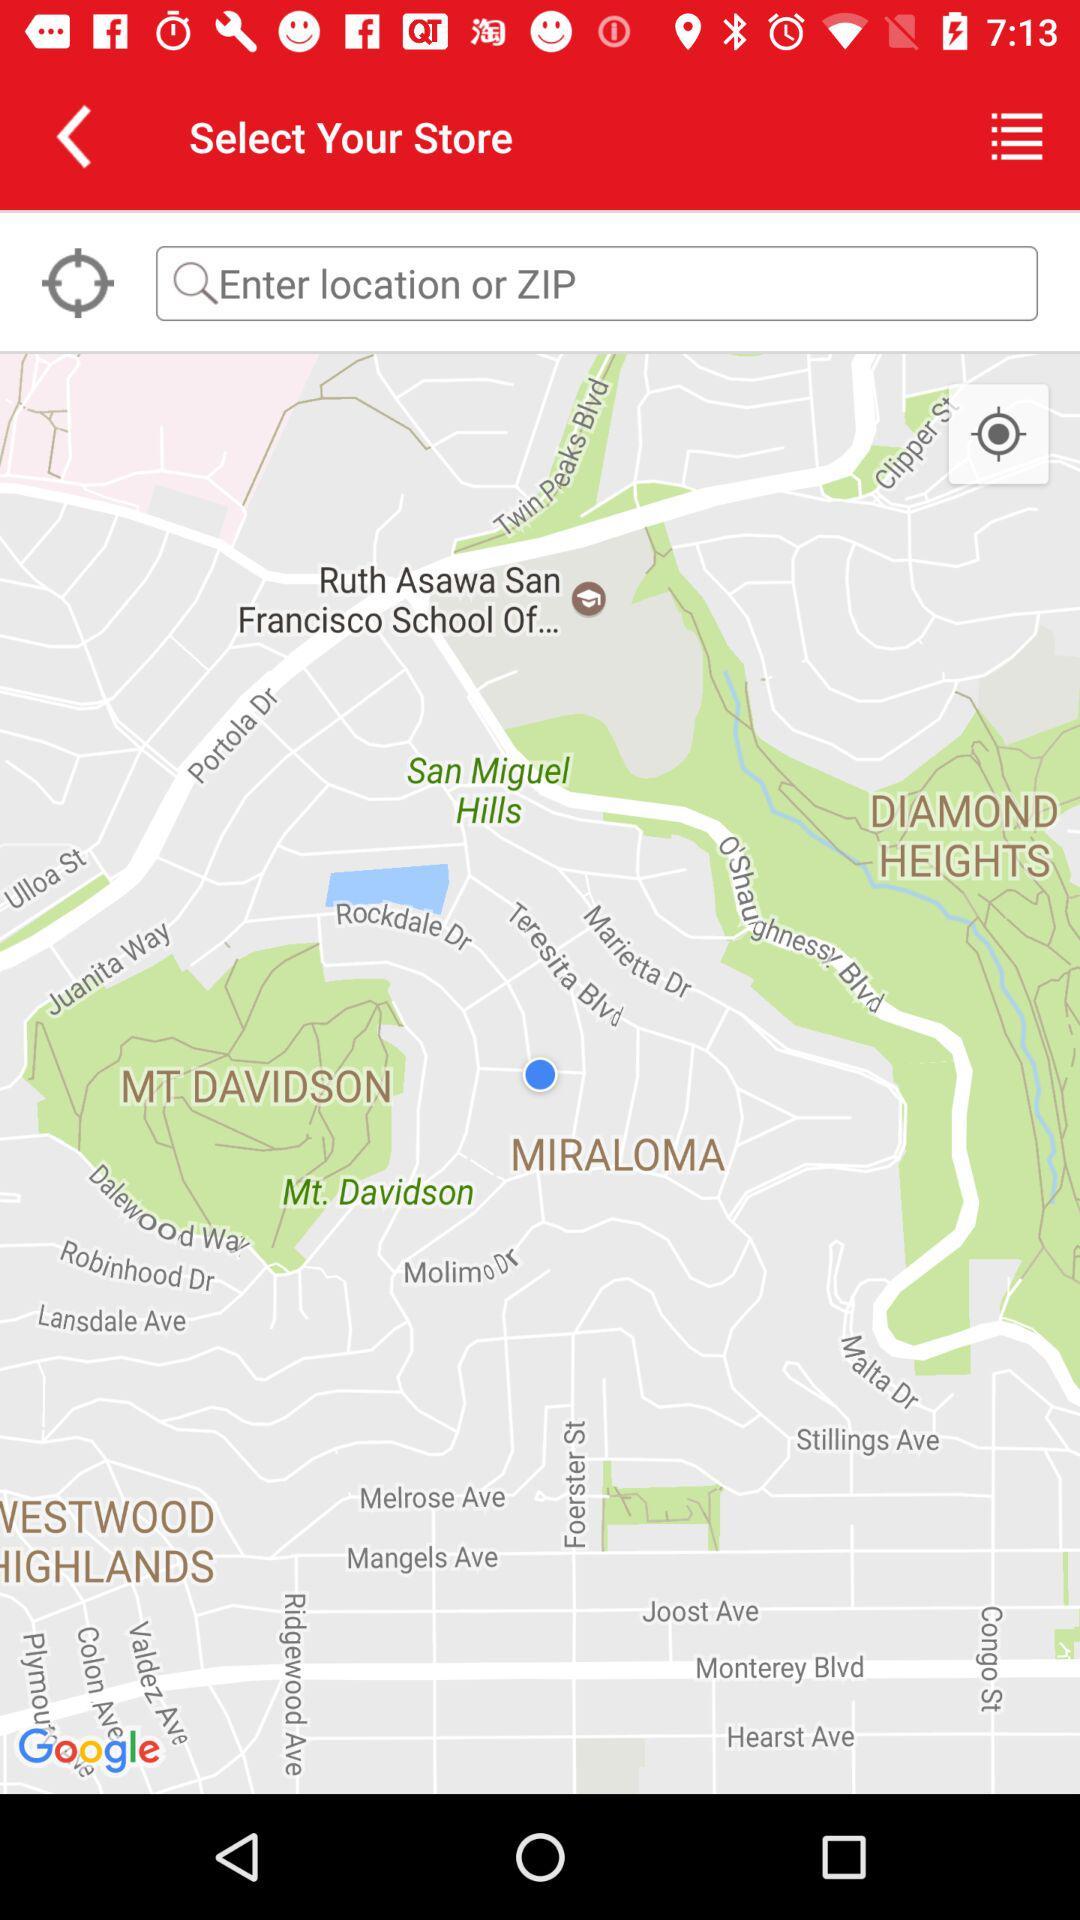 Image resolution: width=1080 pixels, height=1920 pixels. I want to click on the location_crosshair icon, so click(76, 282).